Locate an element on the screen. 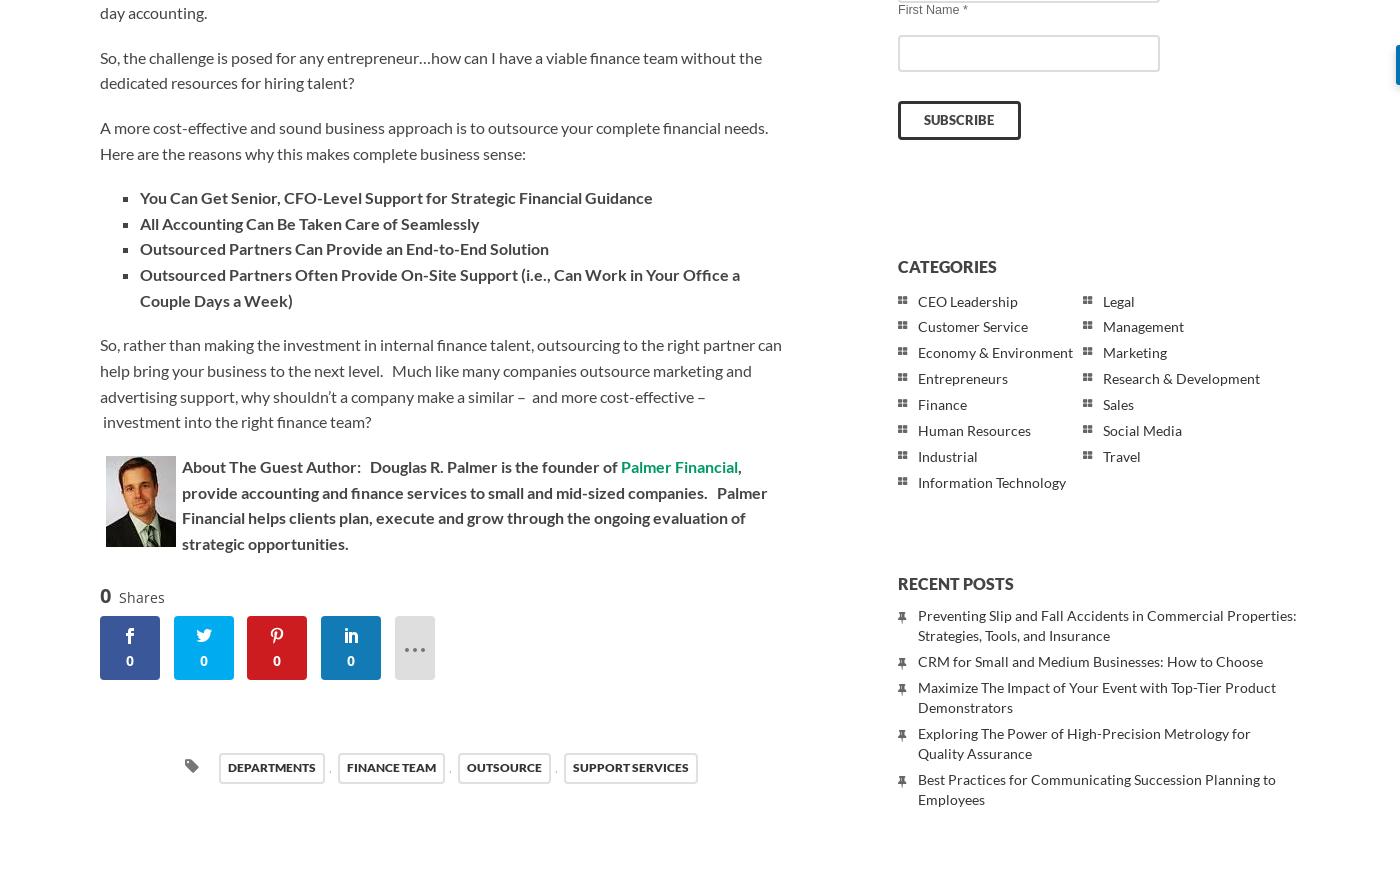 Image resolution: width=1400 pixels, height=875 pixels. 'About The Guest Author:   Douglas R. Palmer is the founder of' is located at coordinates (401, 466).